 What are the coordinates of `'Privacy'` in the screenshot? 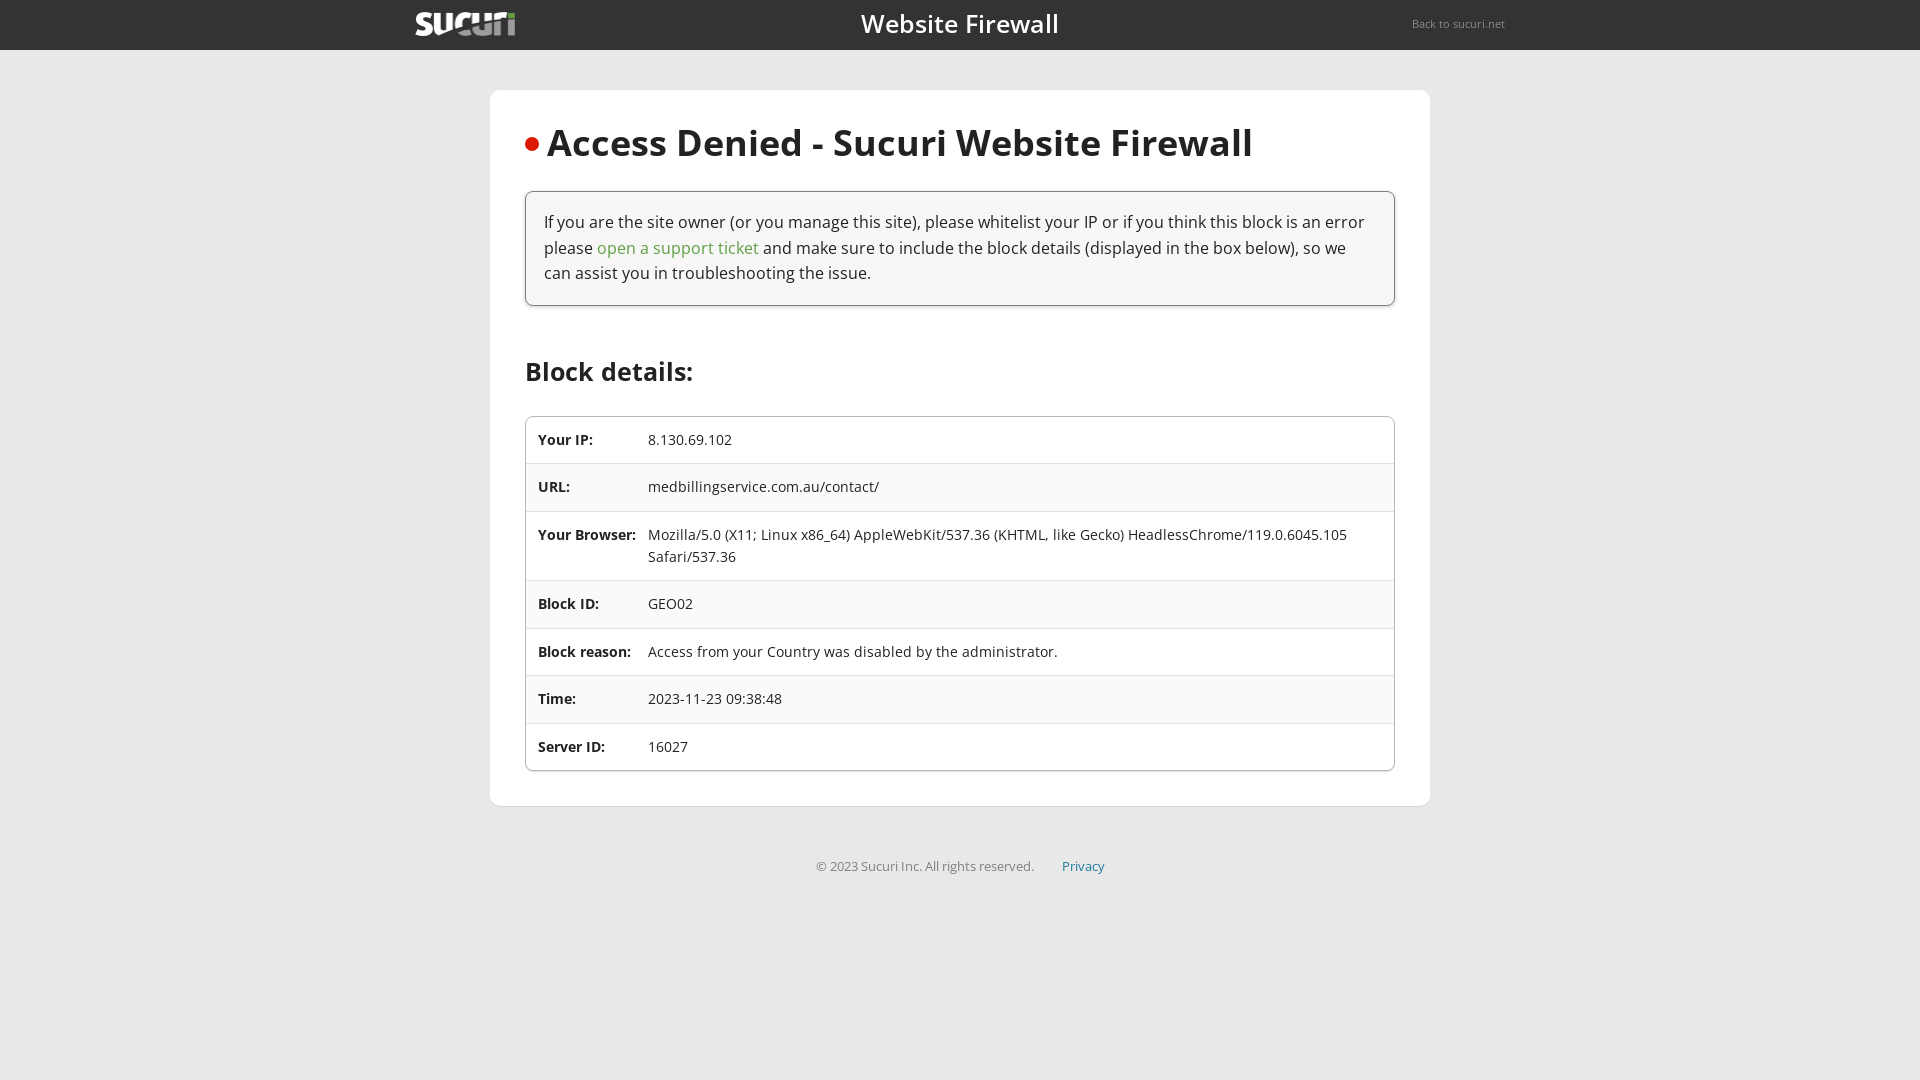 It's located at (1082, 865).